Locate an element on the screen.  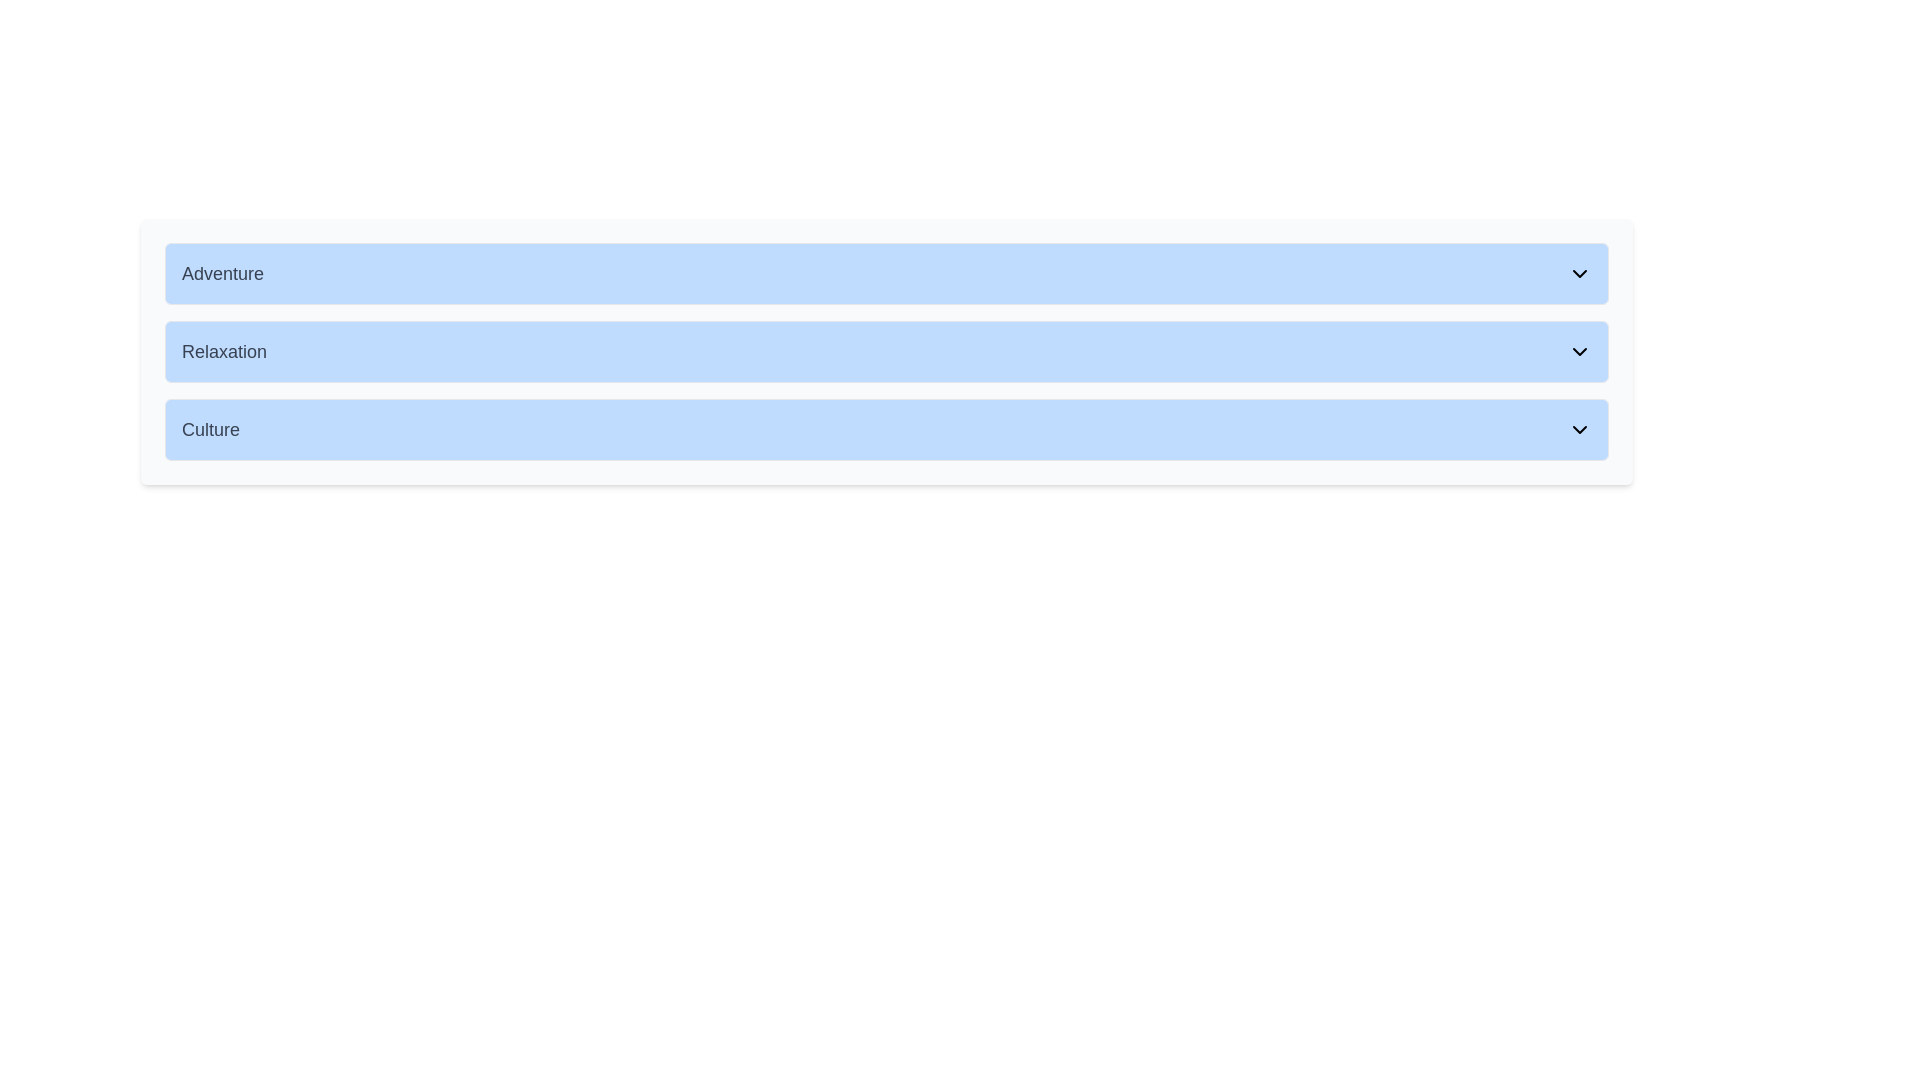
the third item in the vertically stacked collapsible toggle bar is located at coordinates (886, 423).